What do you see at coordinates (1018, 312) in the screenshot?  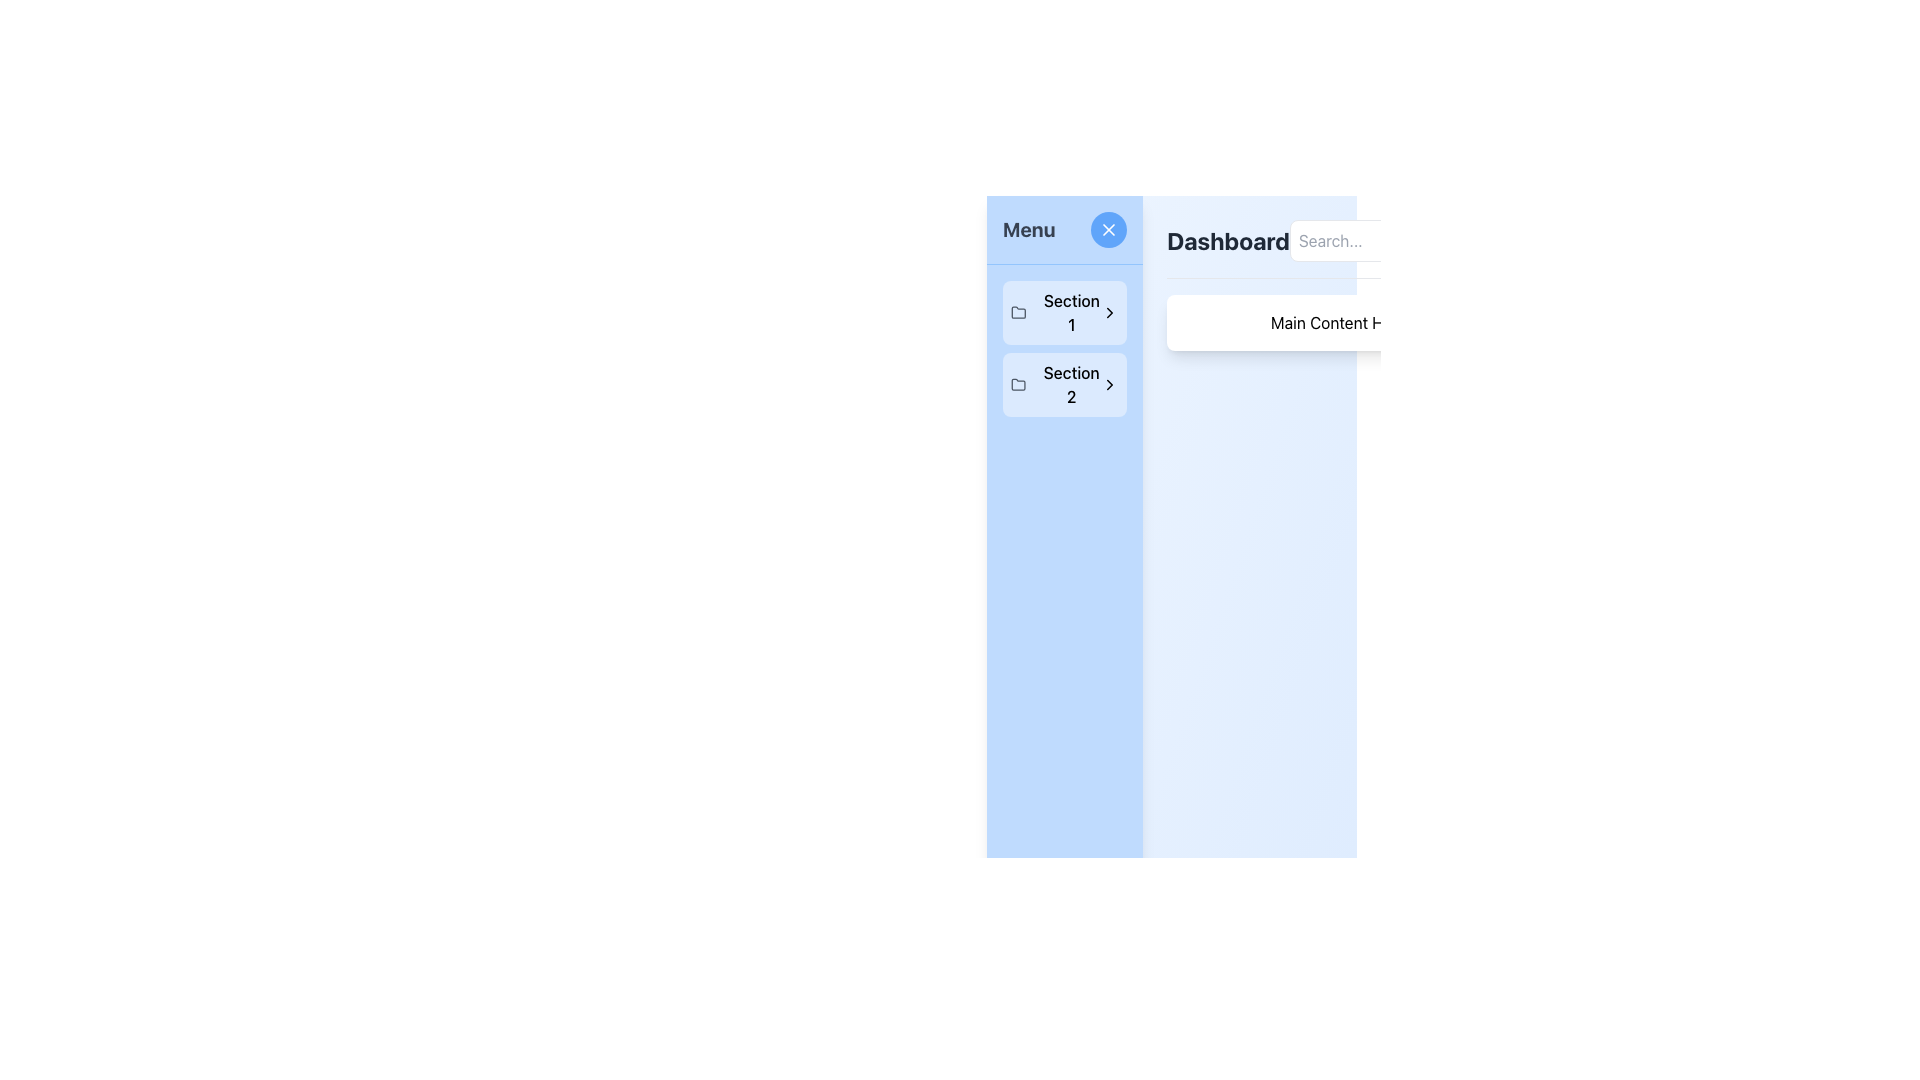 I see `the folder icon located` at bounding box center [1018, 312].